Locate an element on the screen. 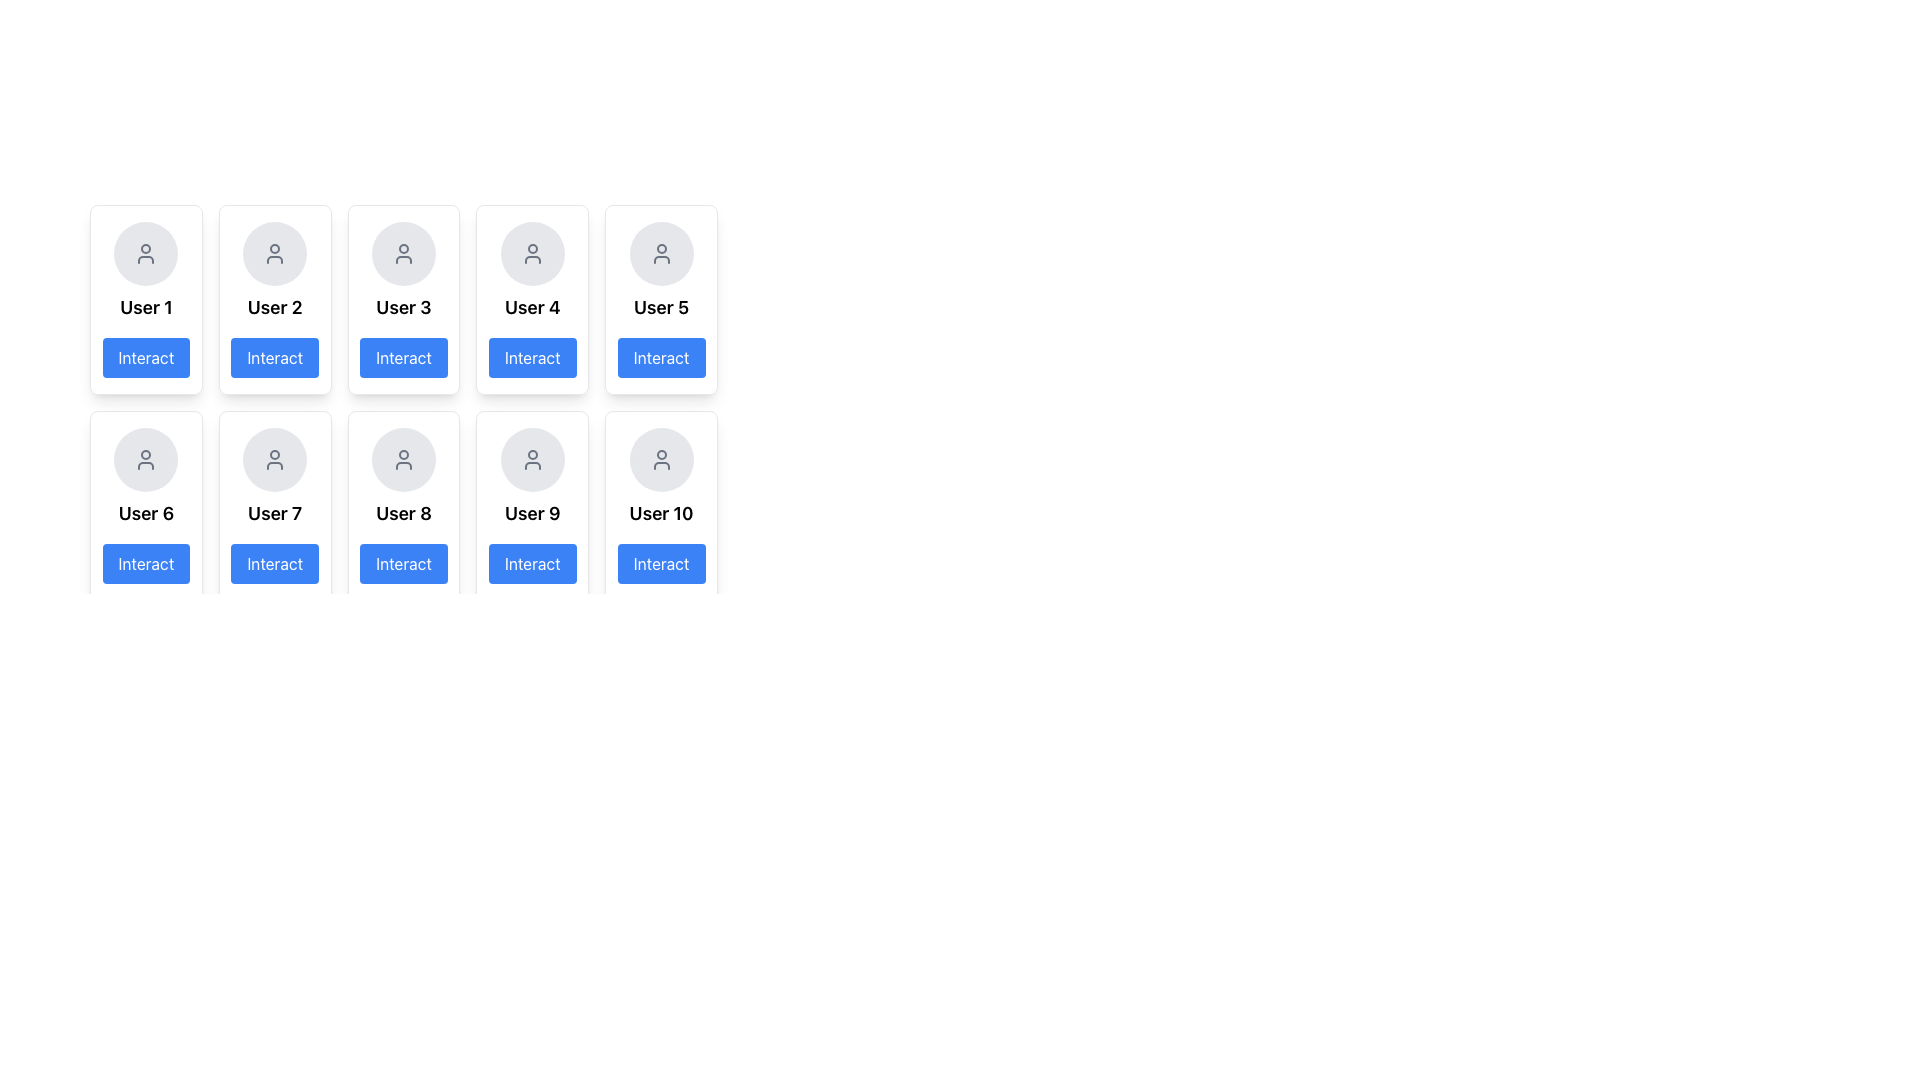 The image size is (1920, 1080). the circular icon with a gray background and a human figure outline, located above the 'User 8' label and 'Interact' button in the second row, third column of the grid is located at coordinates (402, 459).